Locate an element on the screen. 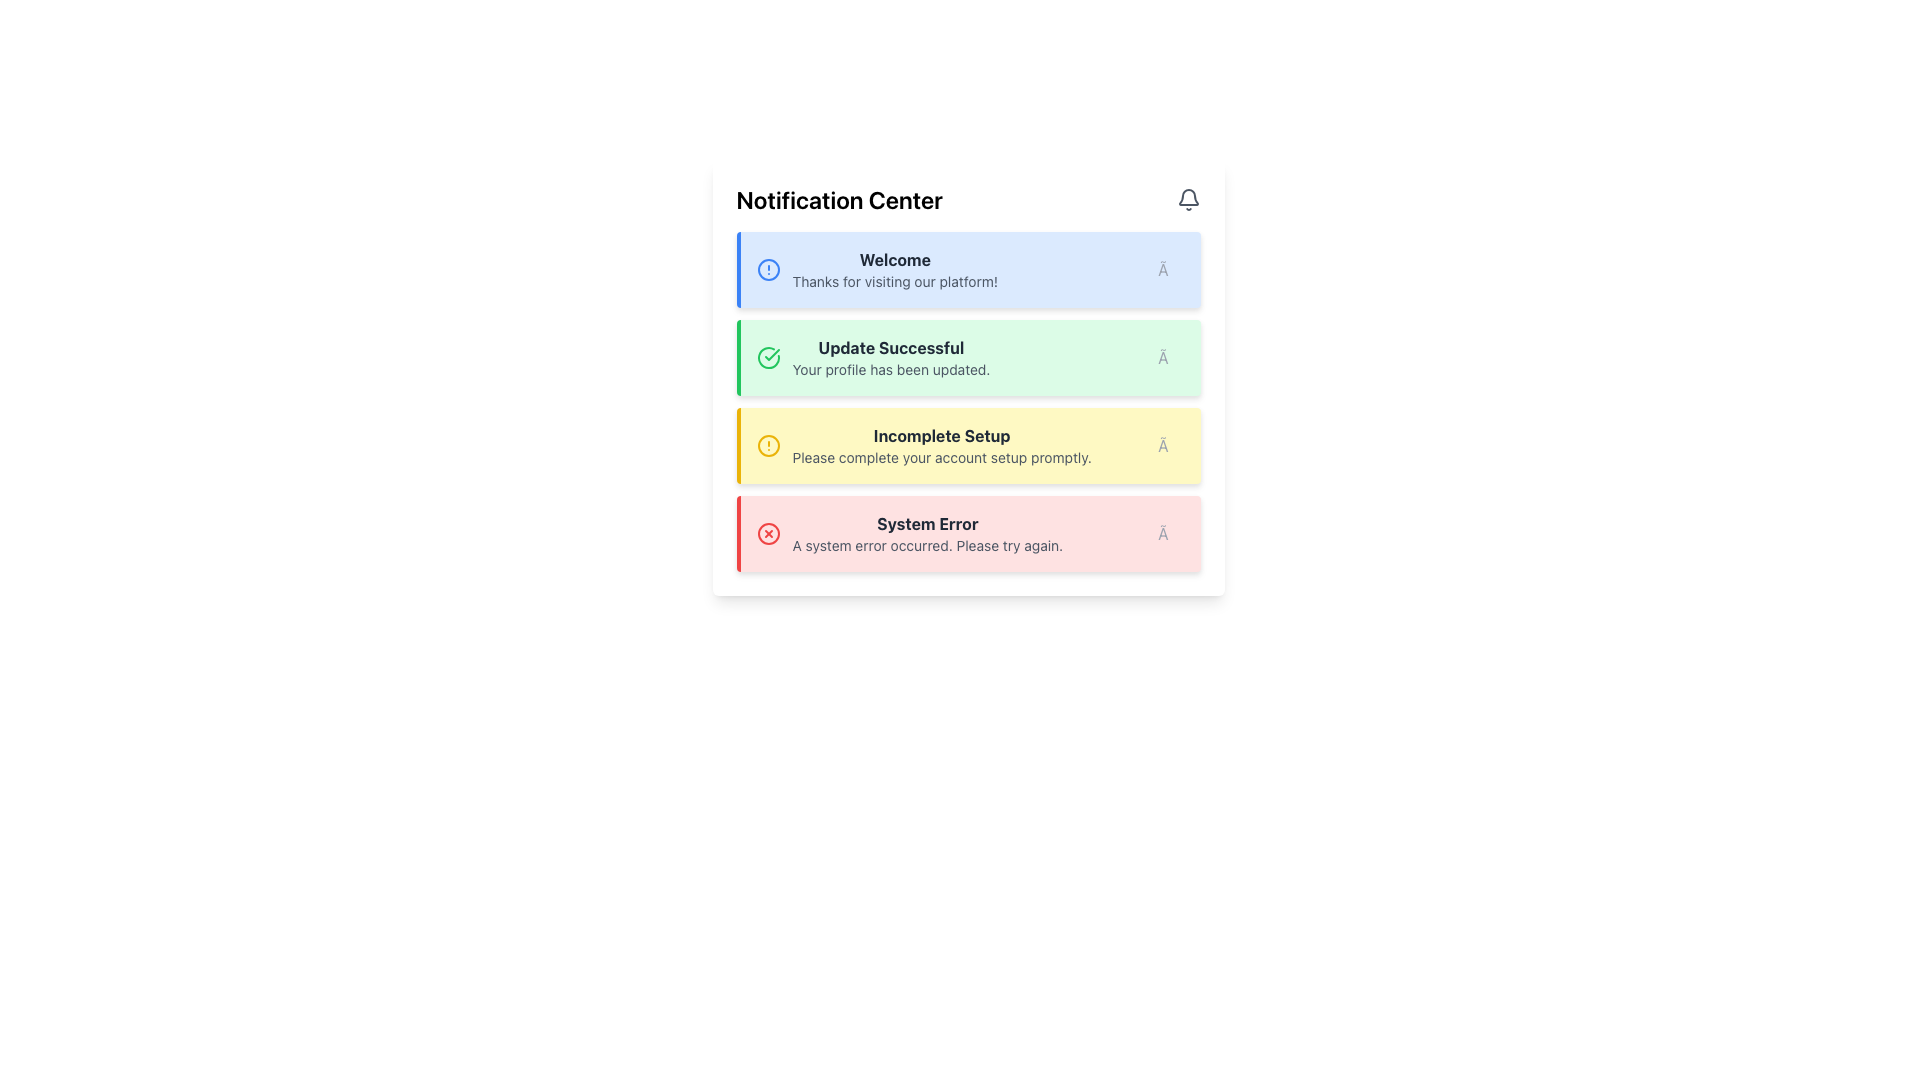 The width and height of the screenshot is (1920, 1080). the close button in the 'Update Successful' notification to trigger a style change is located at coordinates (1171, 357).